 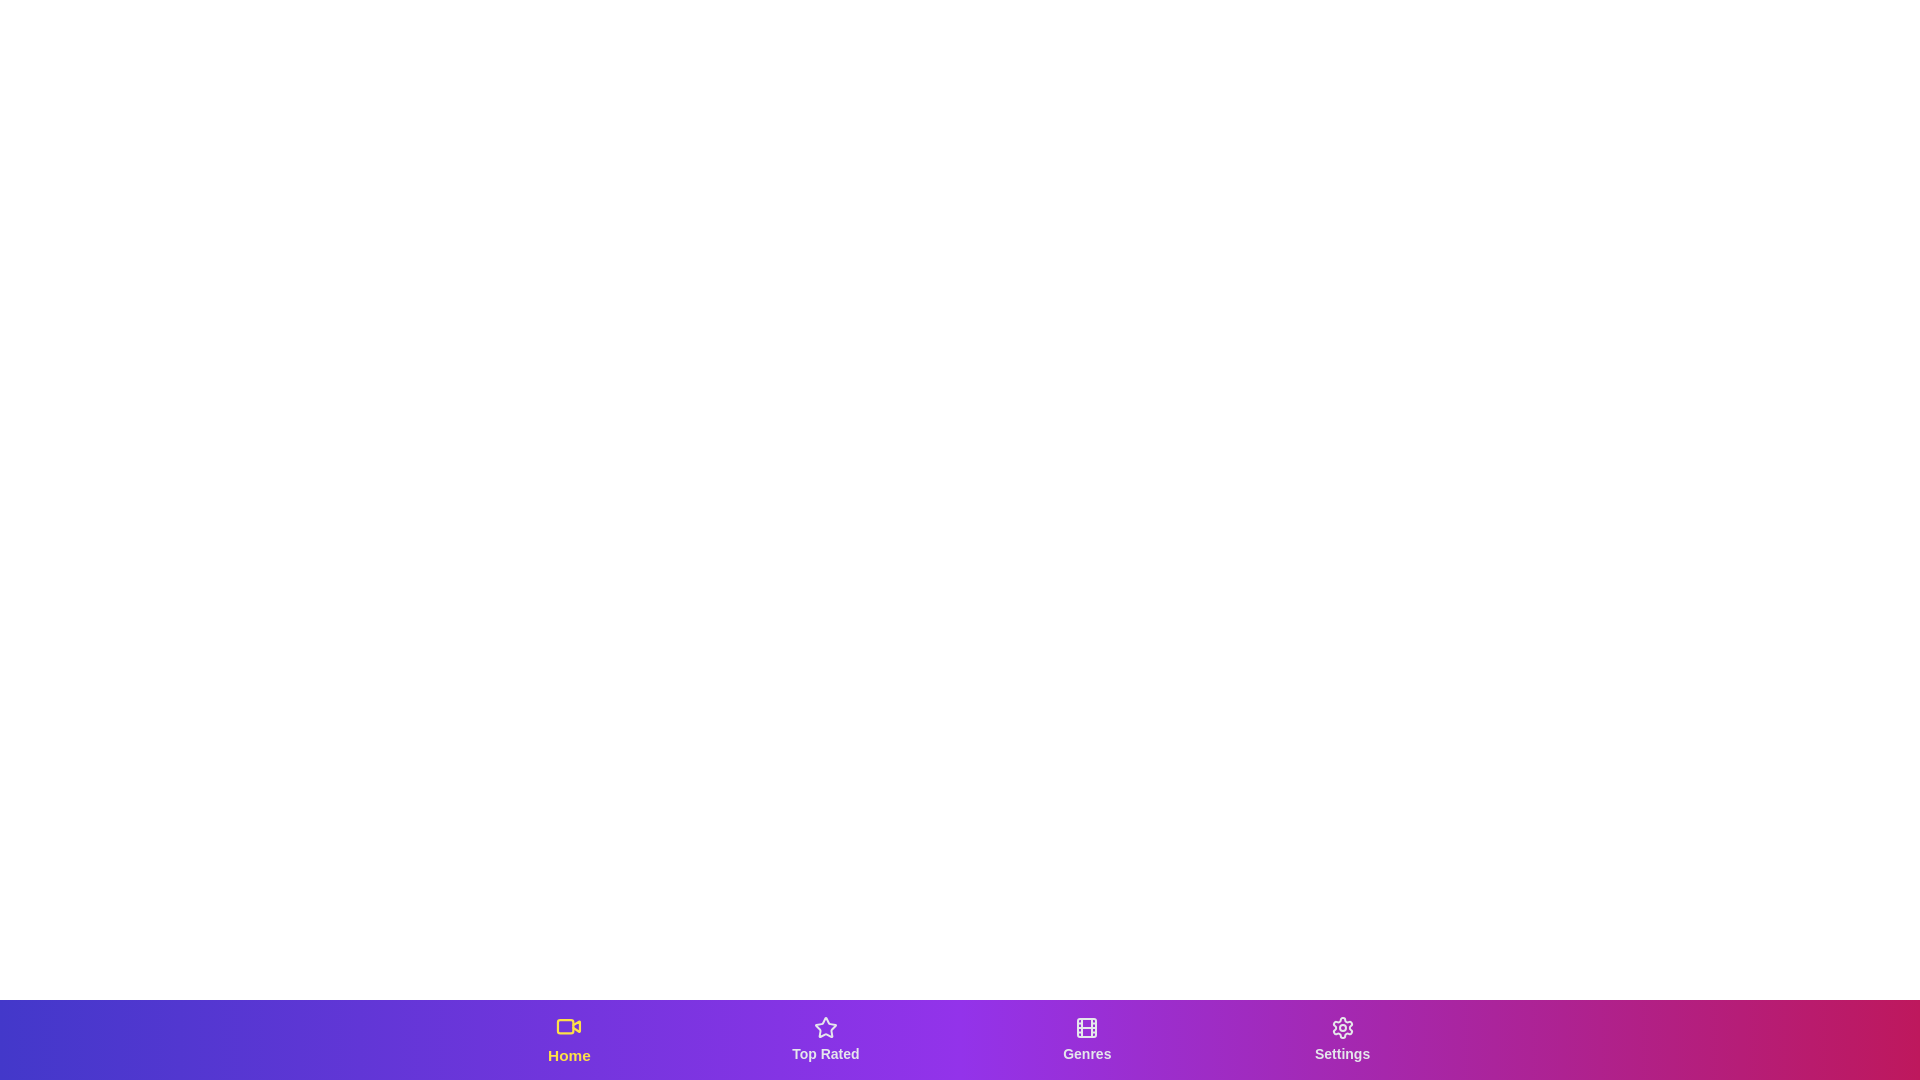 What do you see at coordinates (568, 1039) in the screenshot?
I see `the Home tab to preview its effect` at bounding box center [568, 1039].